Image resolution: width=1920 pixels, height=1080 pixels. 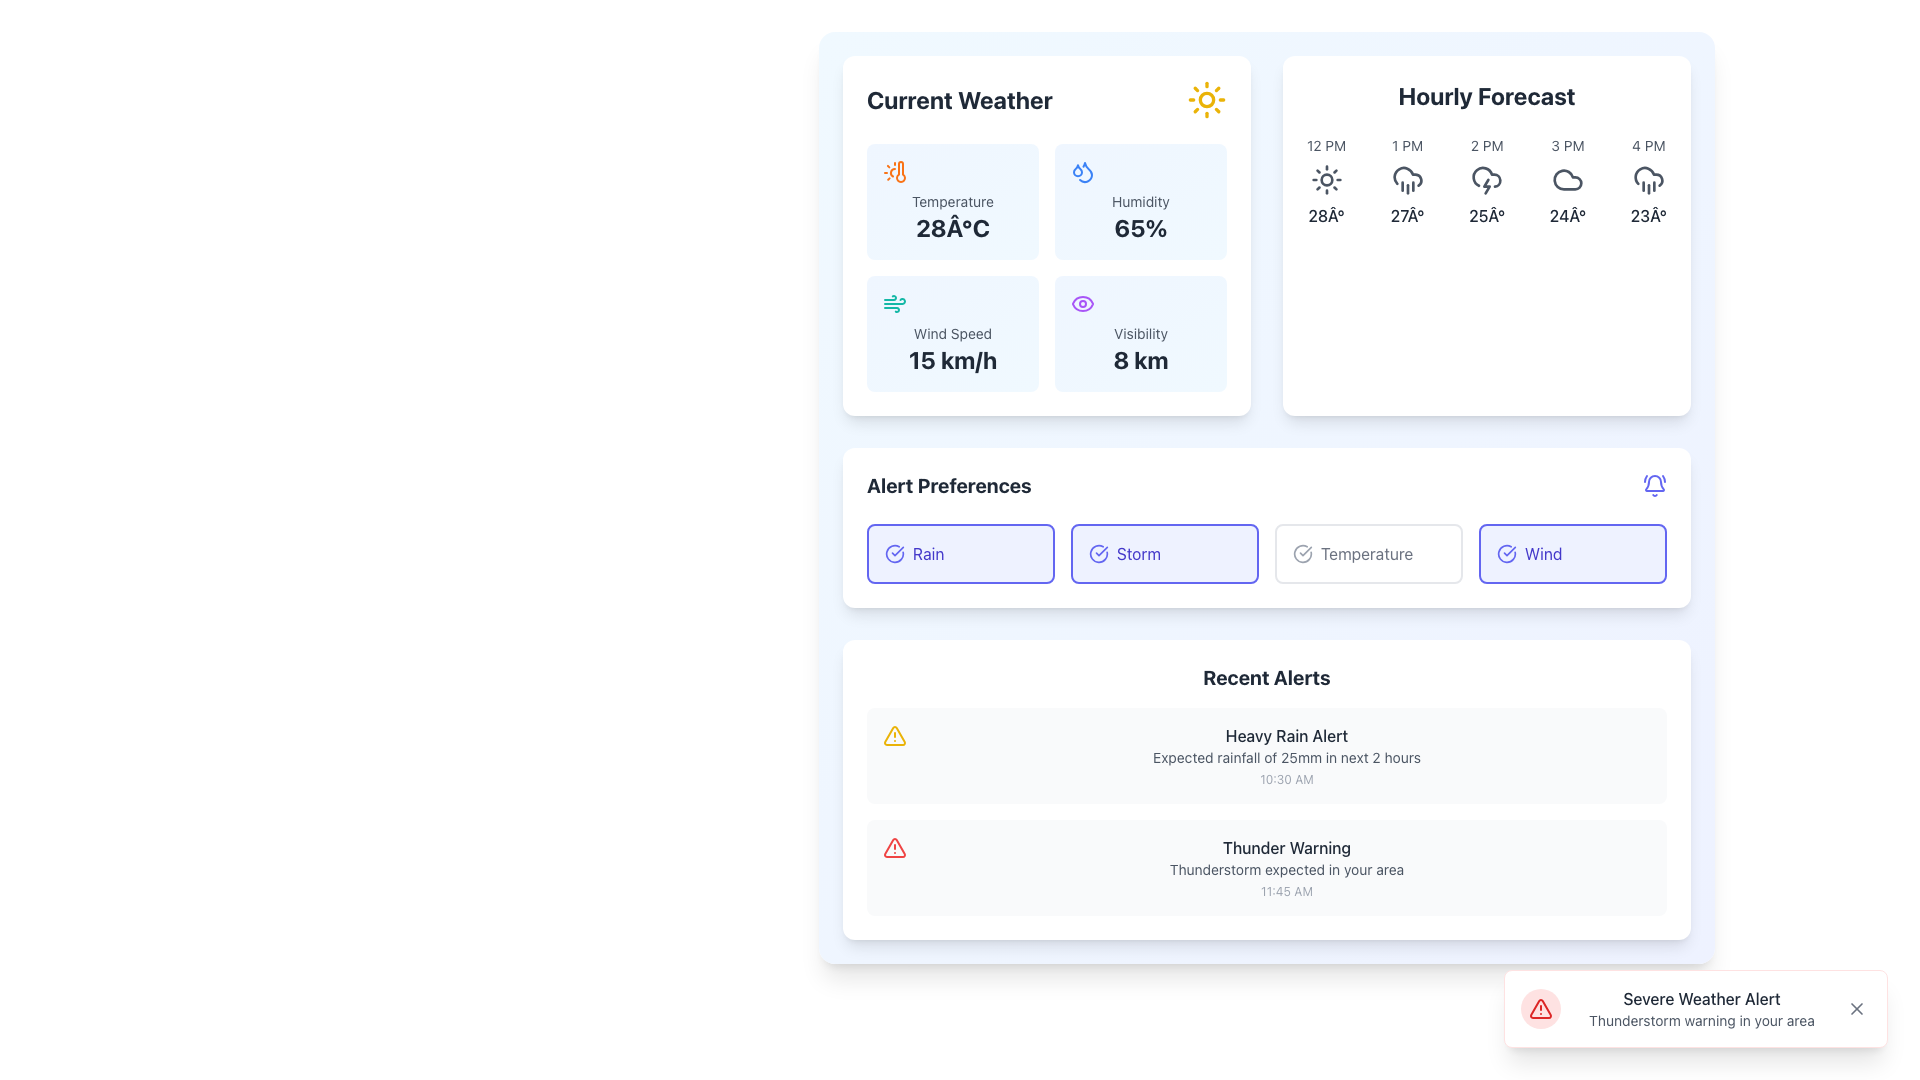 What do you see at coordinates (960, 554) in the screenshot?
I see `the rain alert preference toggle button, which is the first button in the horizontal grid under the 'Alert Preferences' section` at bounding box center [960, 554].